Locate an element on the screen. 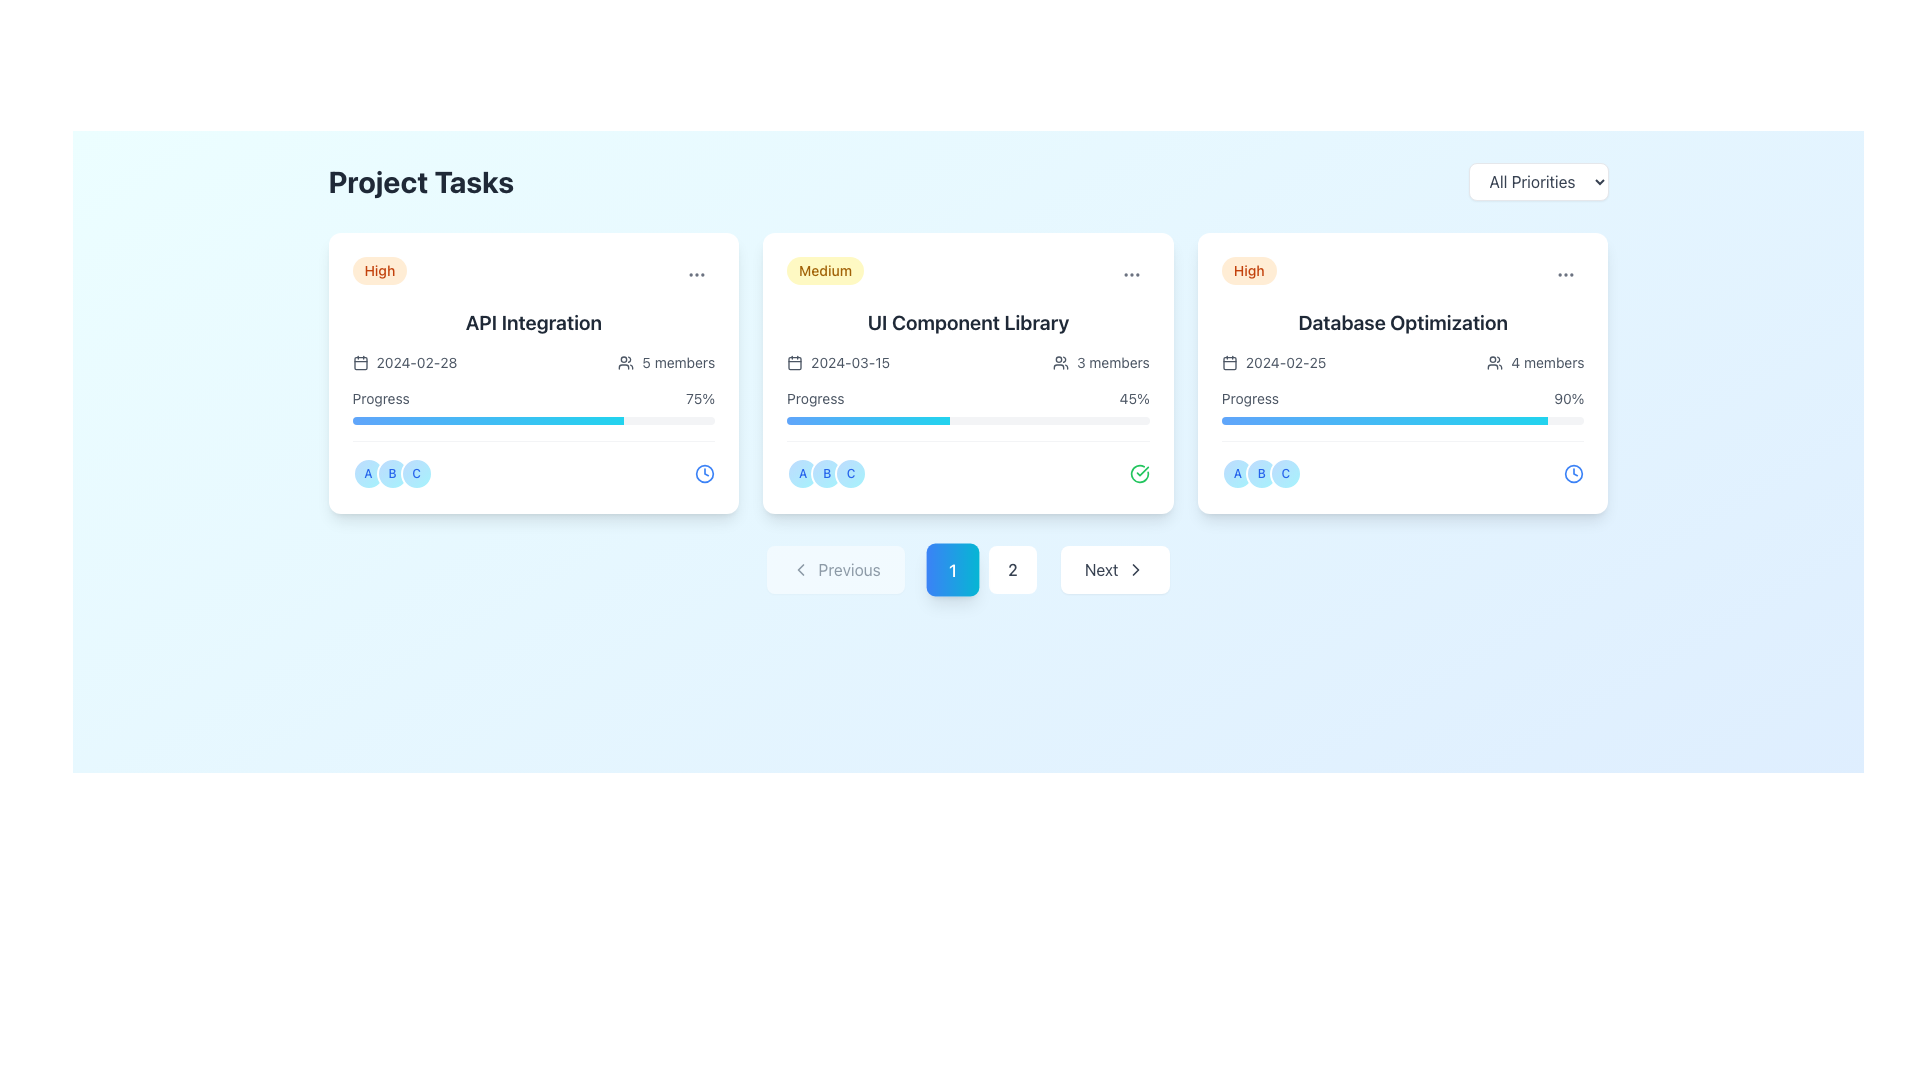 This screenshot has height=1080, width=1920. the second circular badge labeled 'B' in the horizontal arrangement of three badges under the 'API Integration' card is located at coordinates (392, 474).